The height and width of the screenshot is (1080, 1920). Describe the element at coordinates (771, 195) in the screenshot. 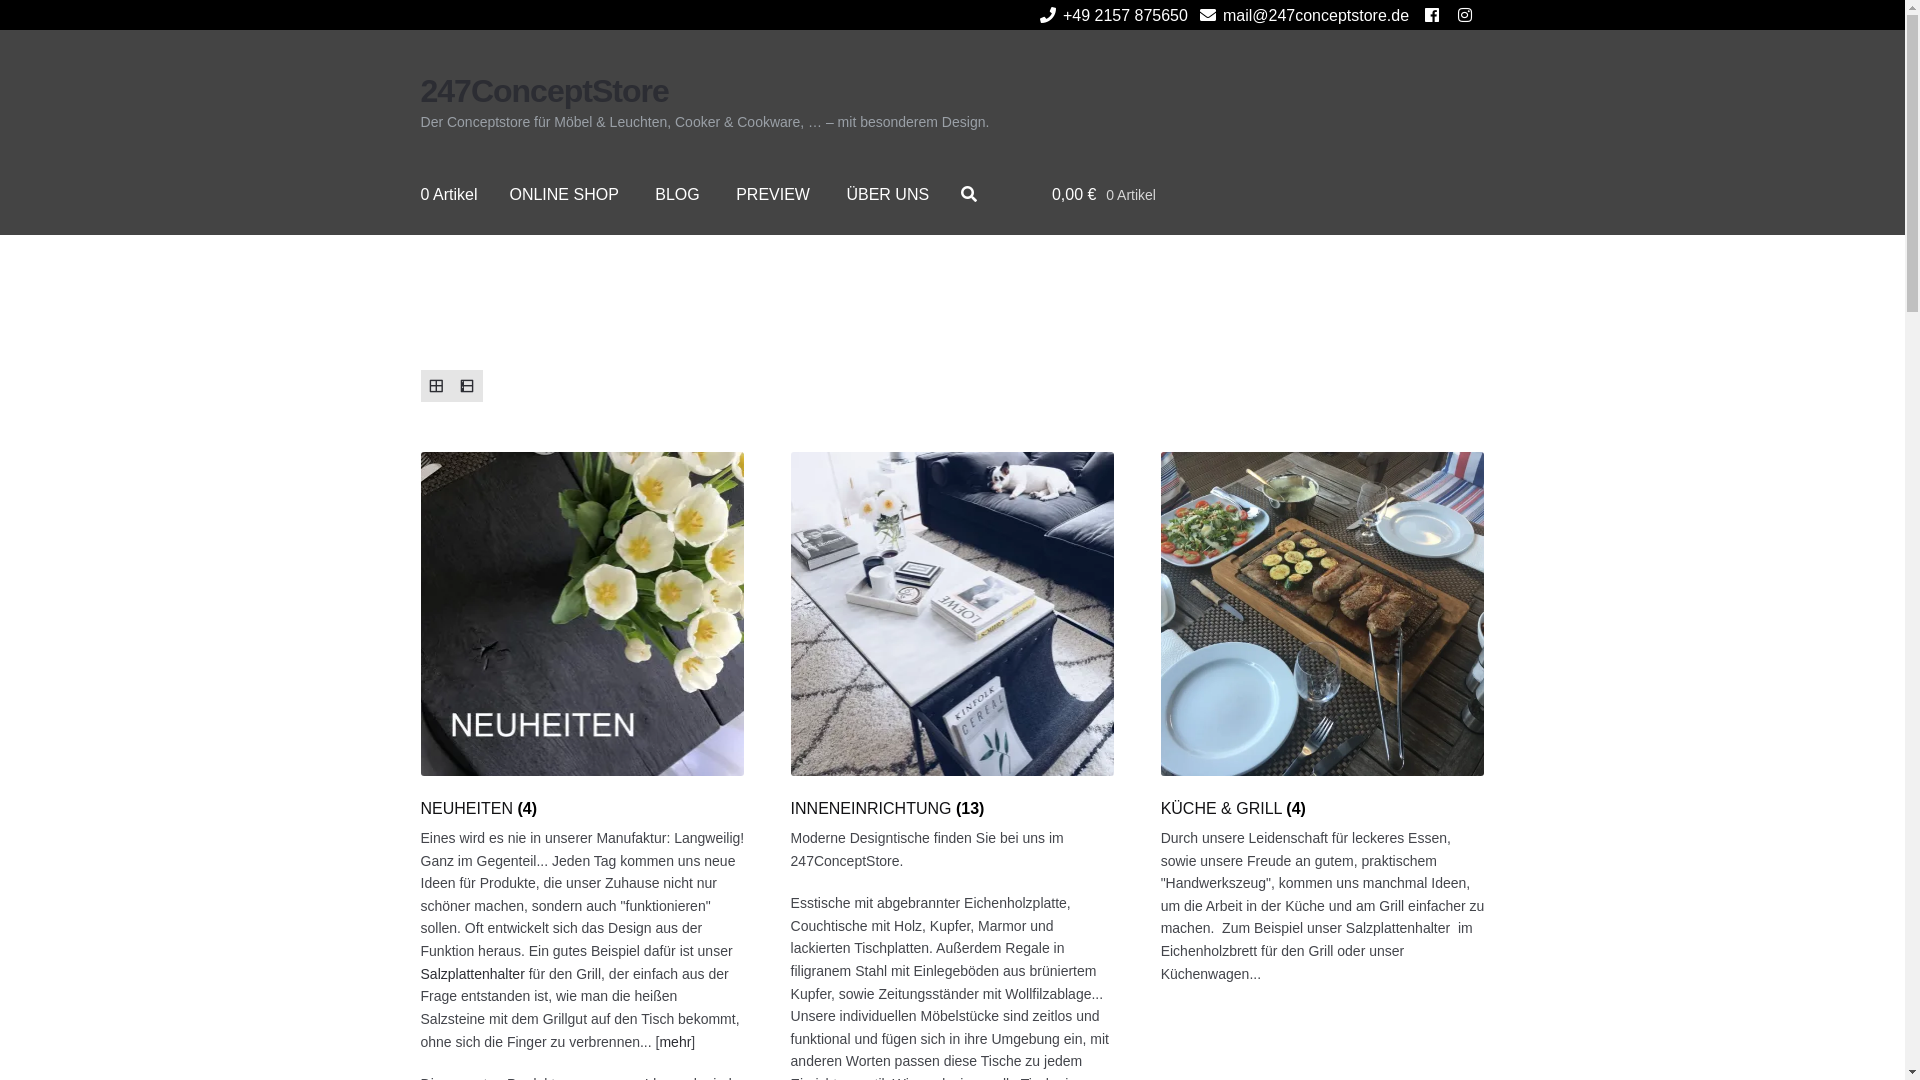

I see `'PREVIEW'` at that location.